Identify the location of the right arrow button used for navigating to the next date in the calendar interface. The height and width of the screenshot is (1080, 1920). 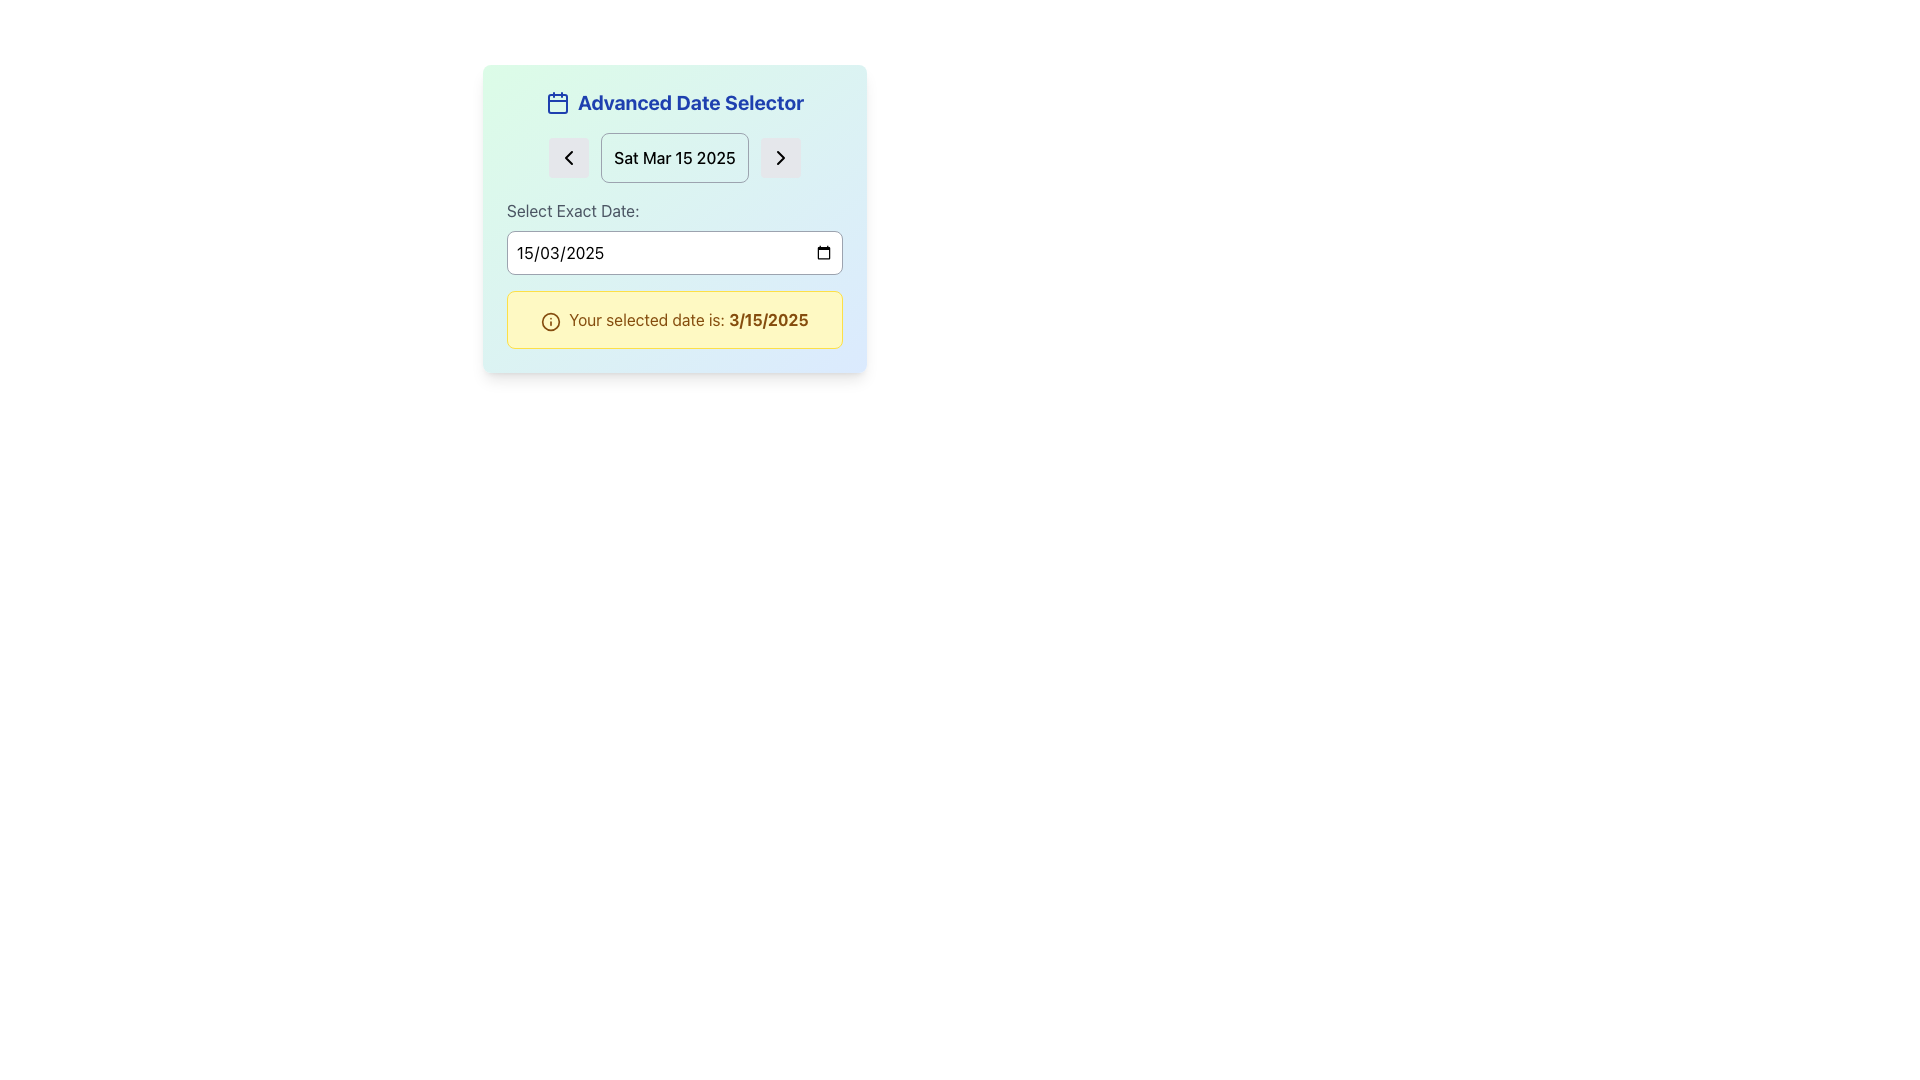
(779, 157).